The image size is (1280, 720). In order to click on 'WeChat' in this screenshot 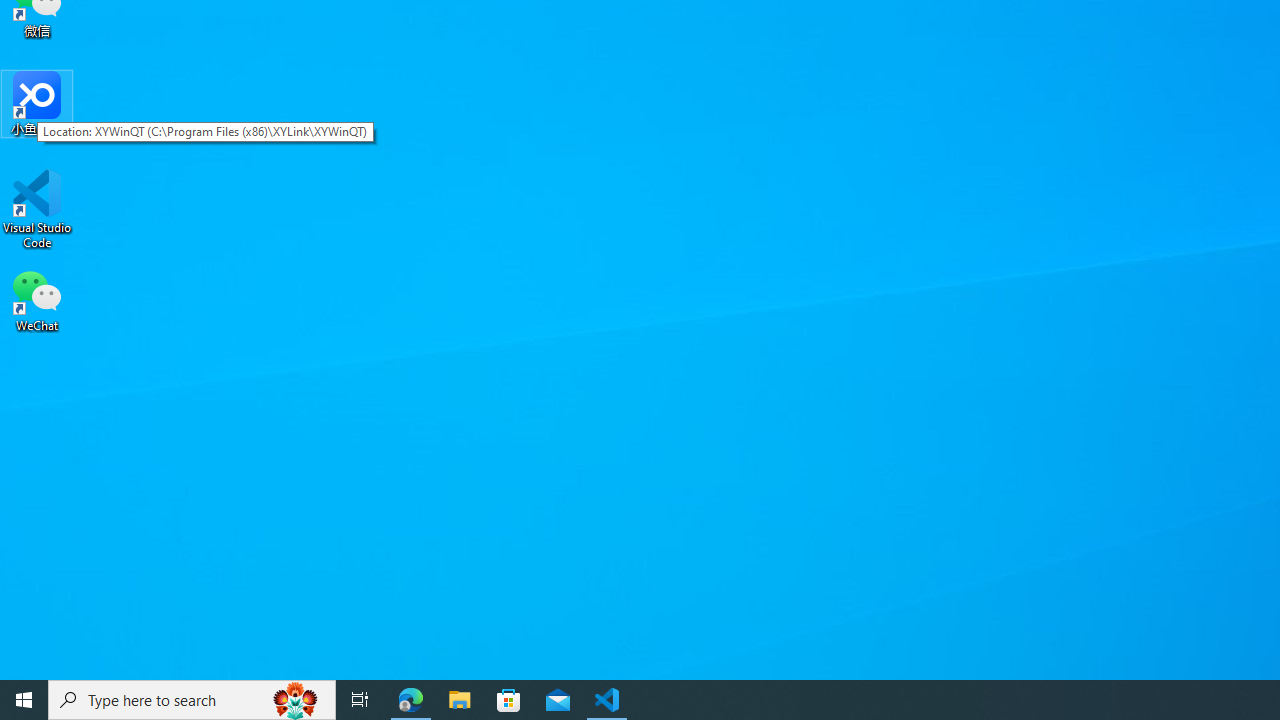, I will do `click(37, 299)`.